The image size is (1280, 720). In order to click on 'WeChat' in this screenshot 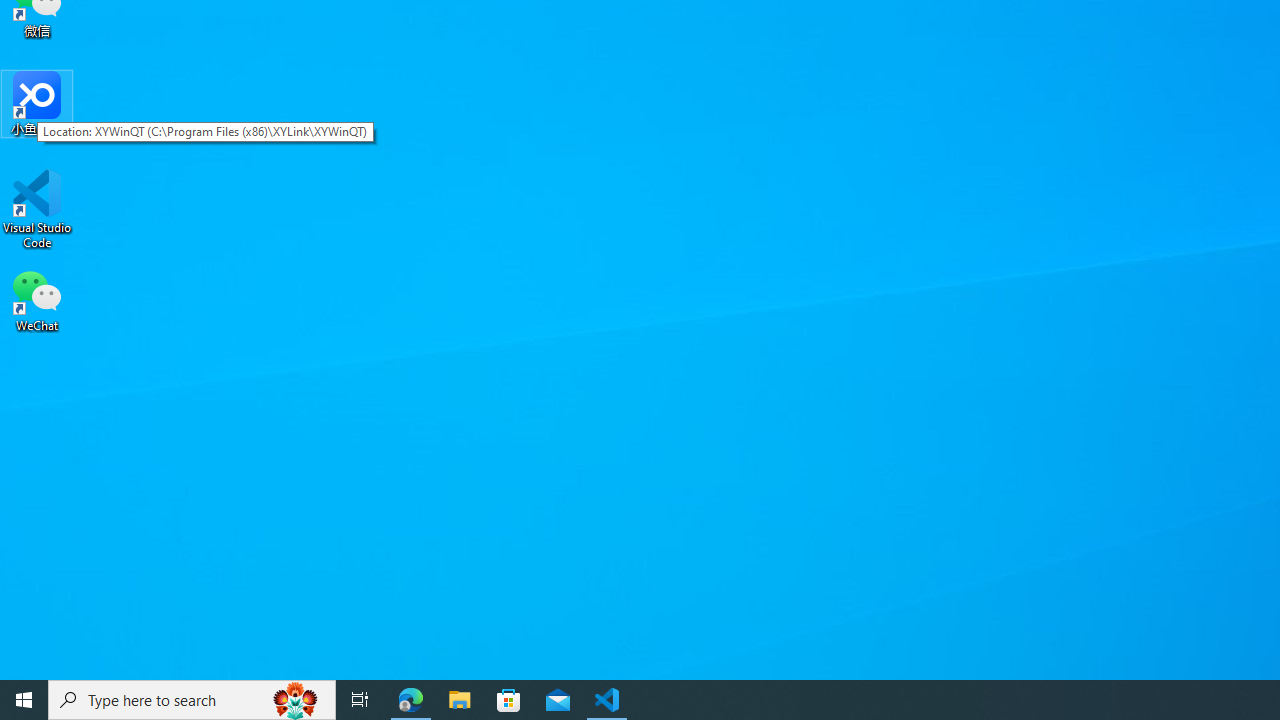, I will do `click(37, 299)`.